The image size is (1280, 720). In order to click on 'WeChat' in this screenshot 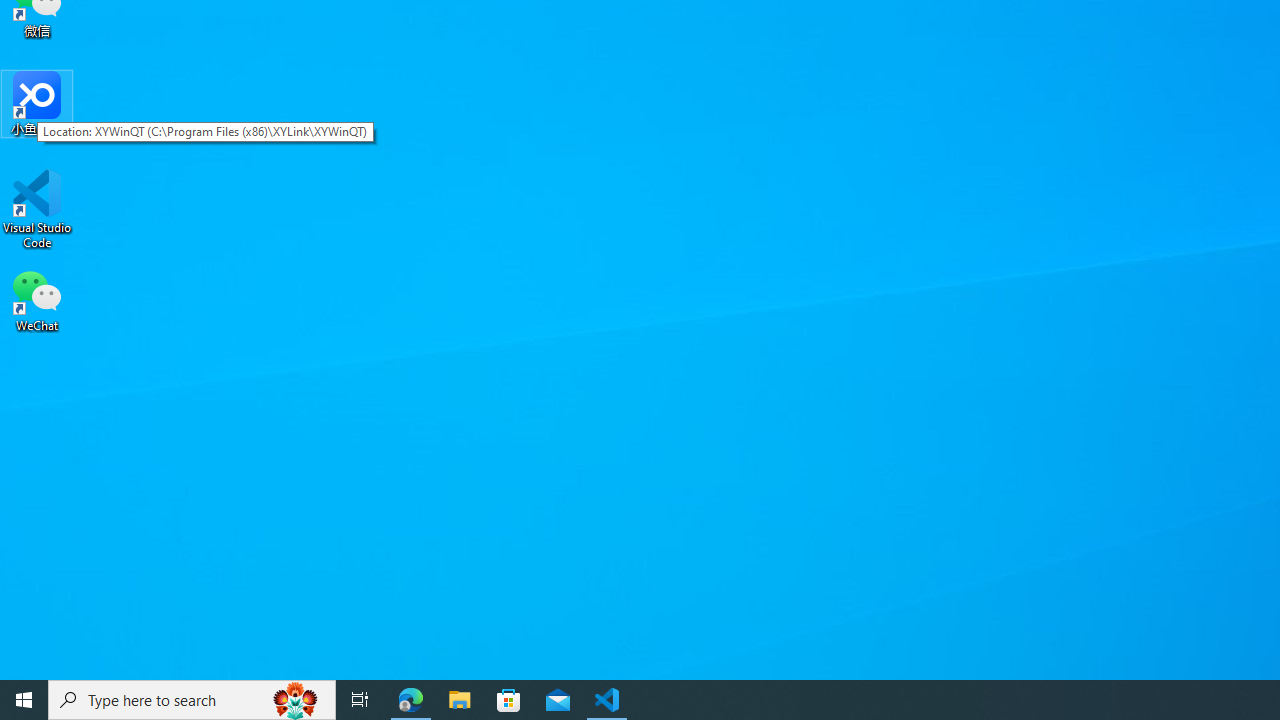, I will do `click(37, 299)`.